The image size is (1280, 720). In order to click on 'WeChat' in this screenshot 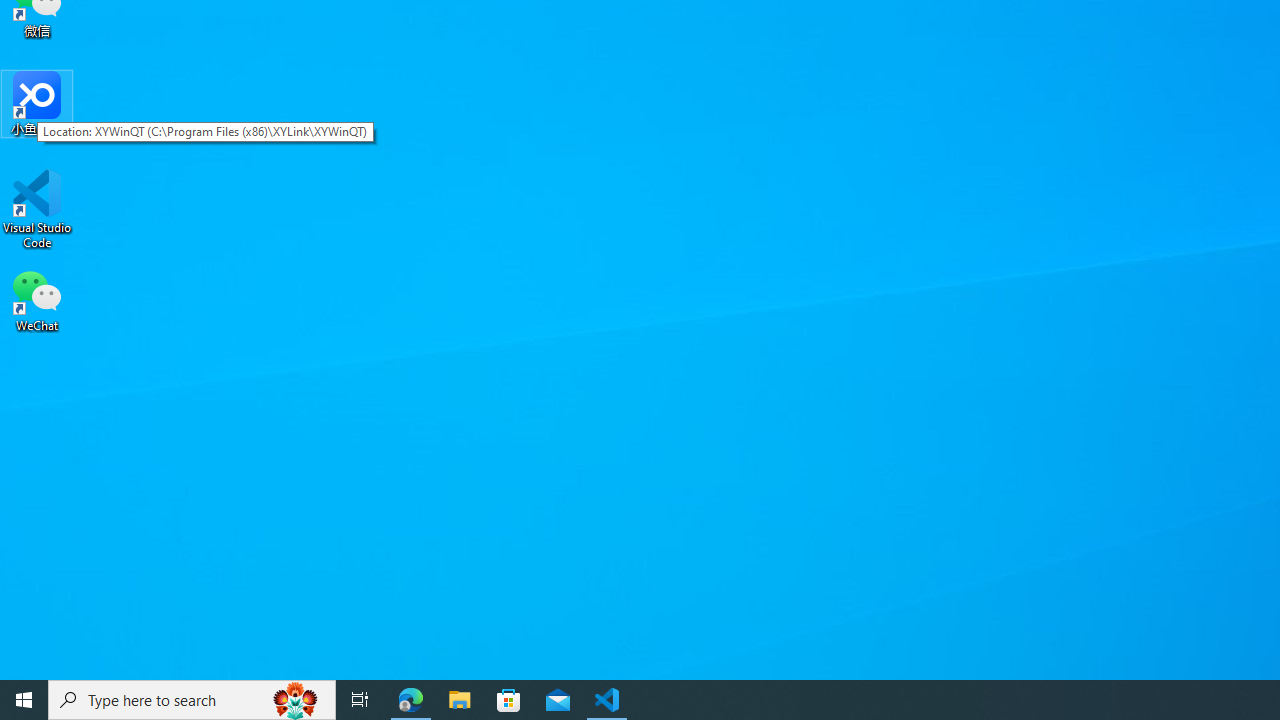, I will do `click(37, 299)`.